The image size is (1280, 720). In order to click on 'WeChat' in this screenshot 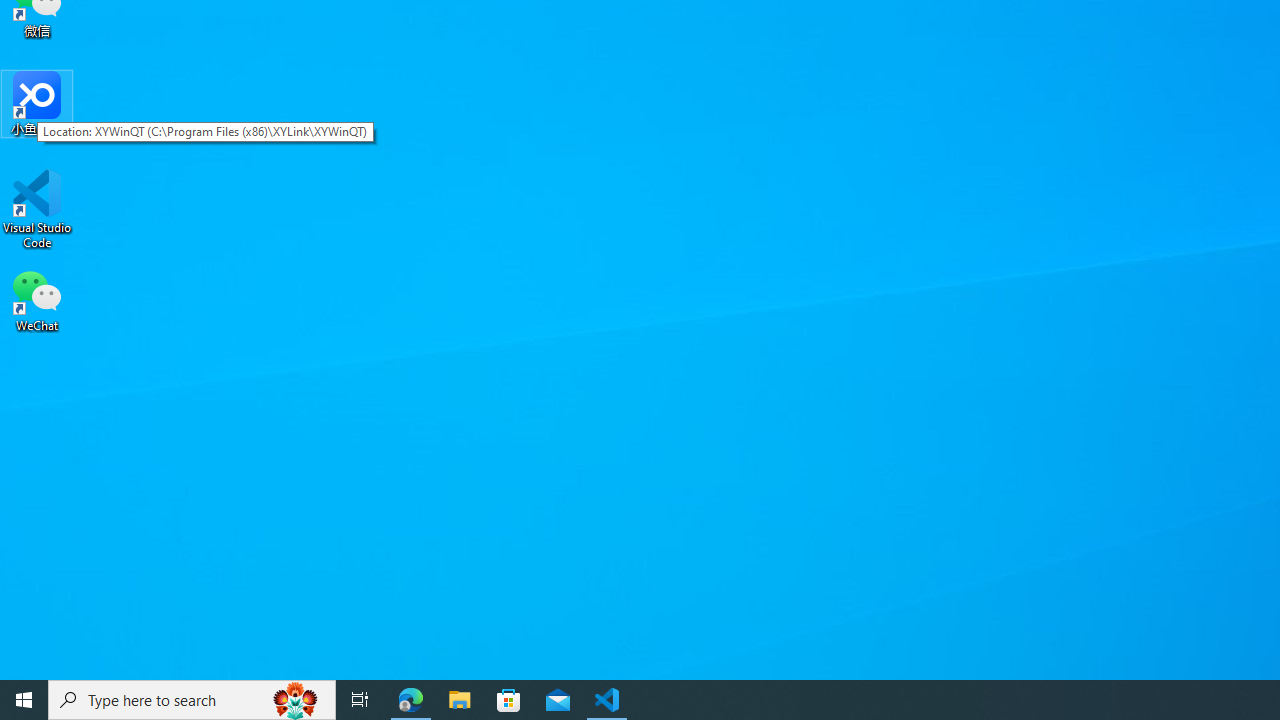, I will do `click(37, 299)`.